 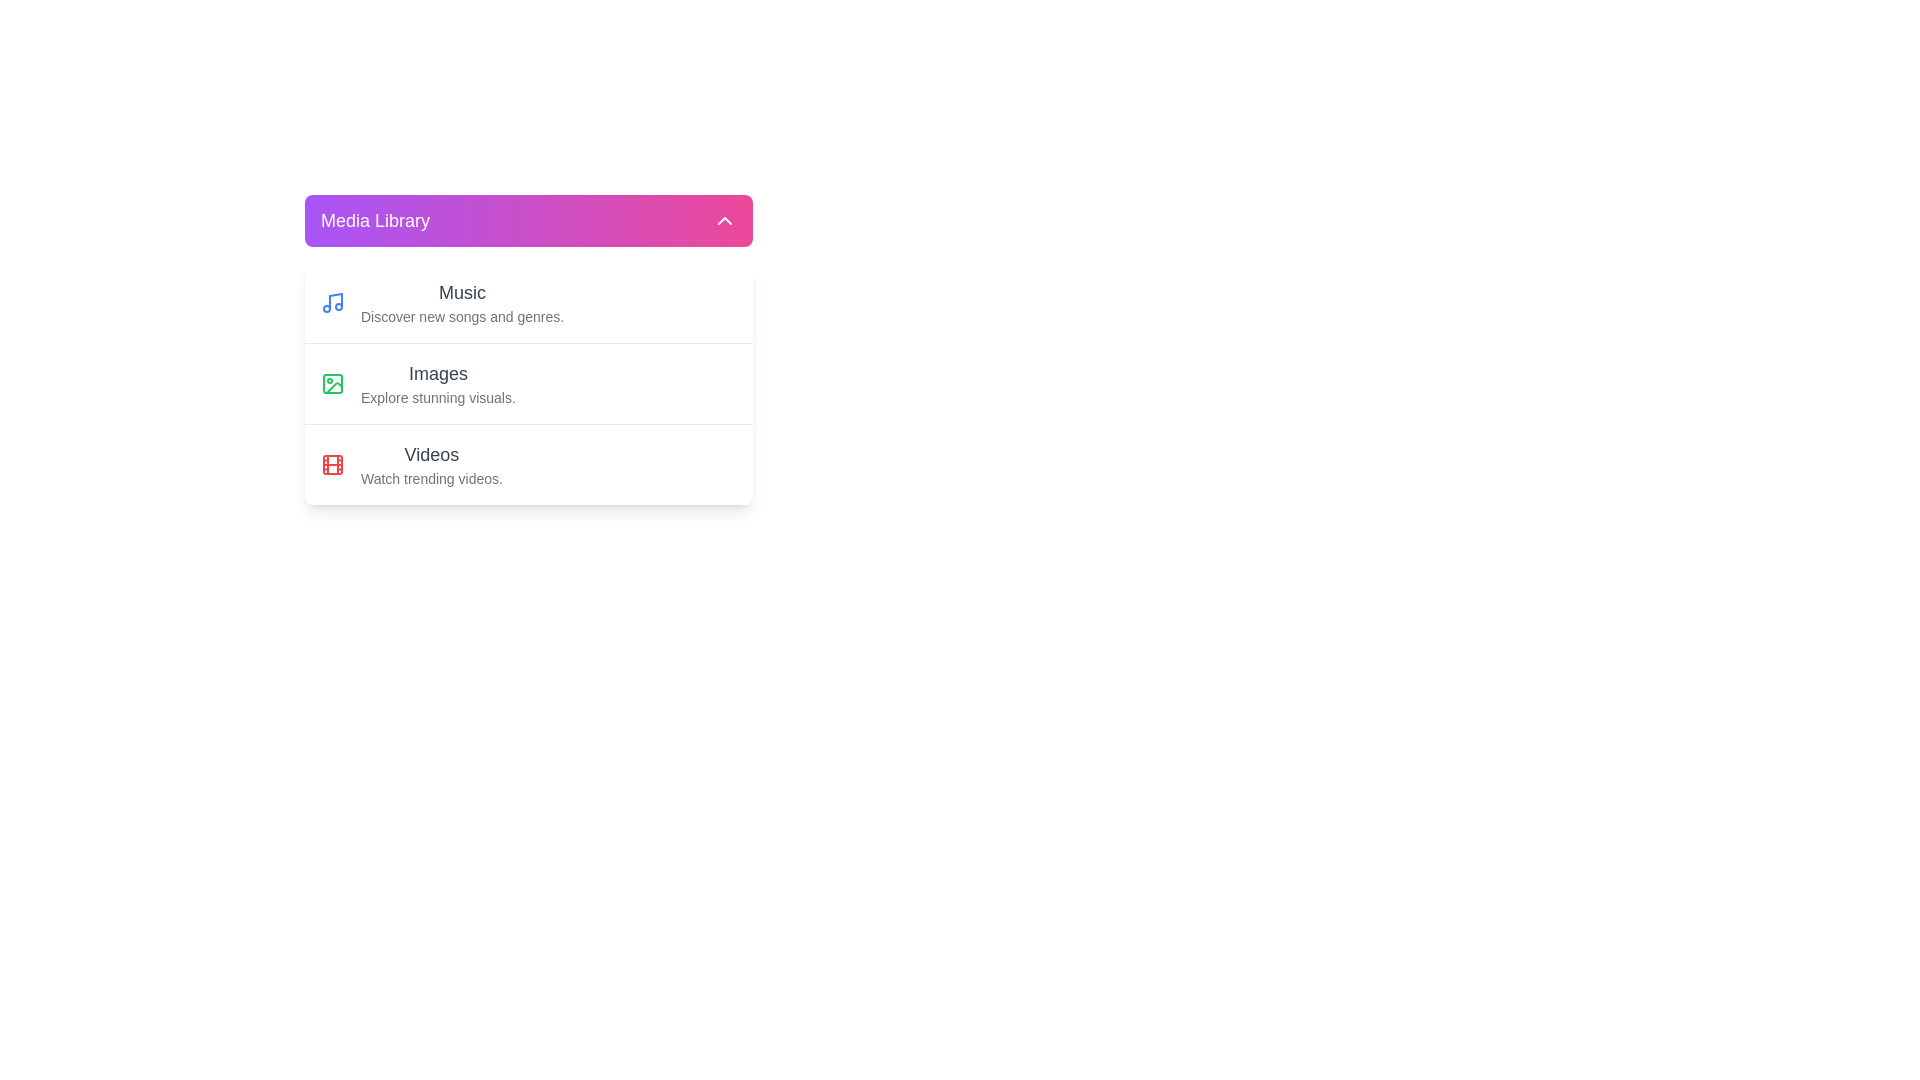 What do you see at coordinates (461, 303) in the screenshot?
I see `the topmost menu option in the 'Media Library' dropdown, positioned to the right of the blue music icon` at bounding box center [461, 303].